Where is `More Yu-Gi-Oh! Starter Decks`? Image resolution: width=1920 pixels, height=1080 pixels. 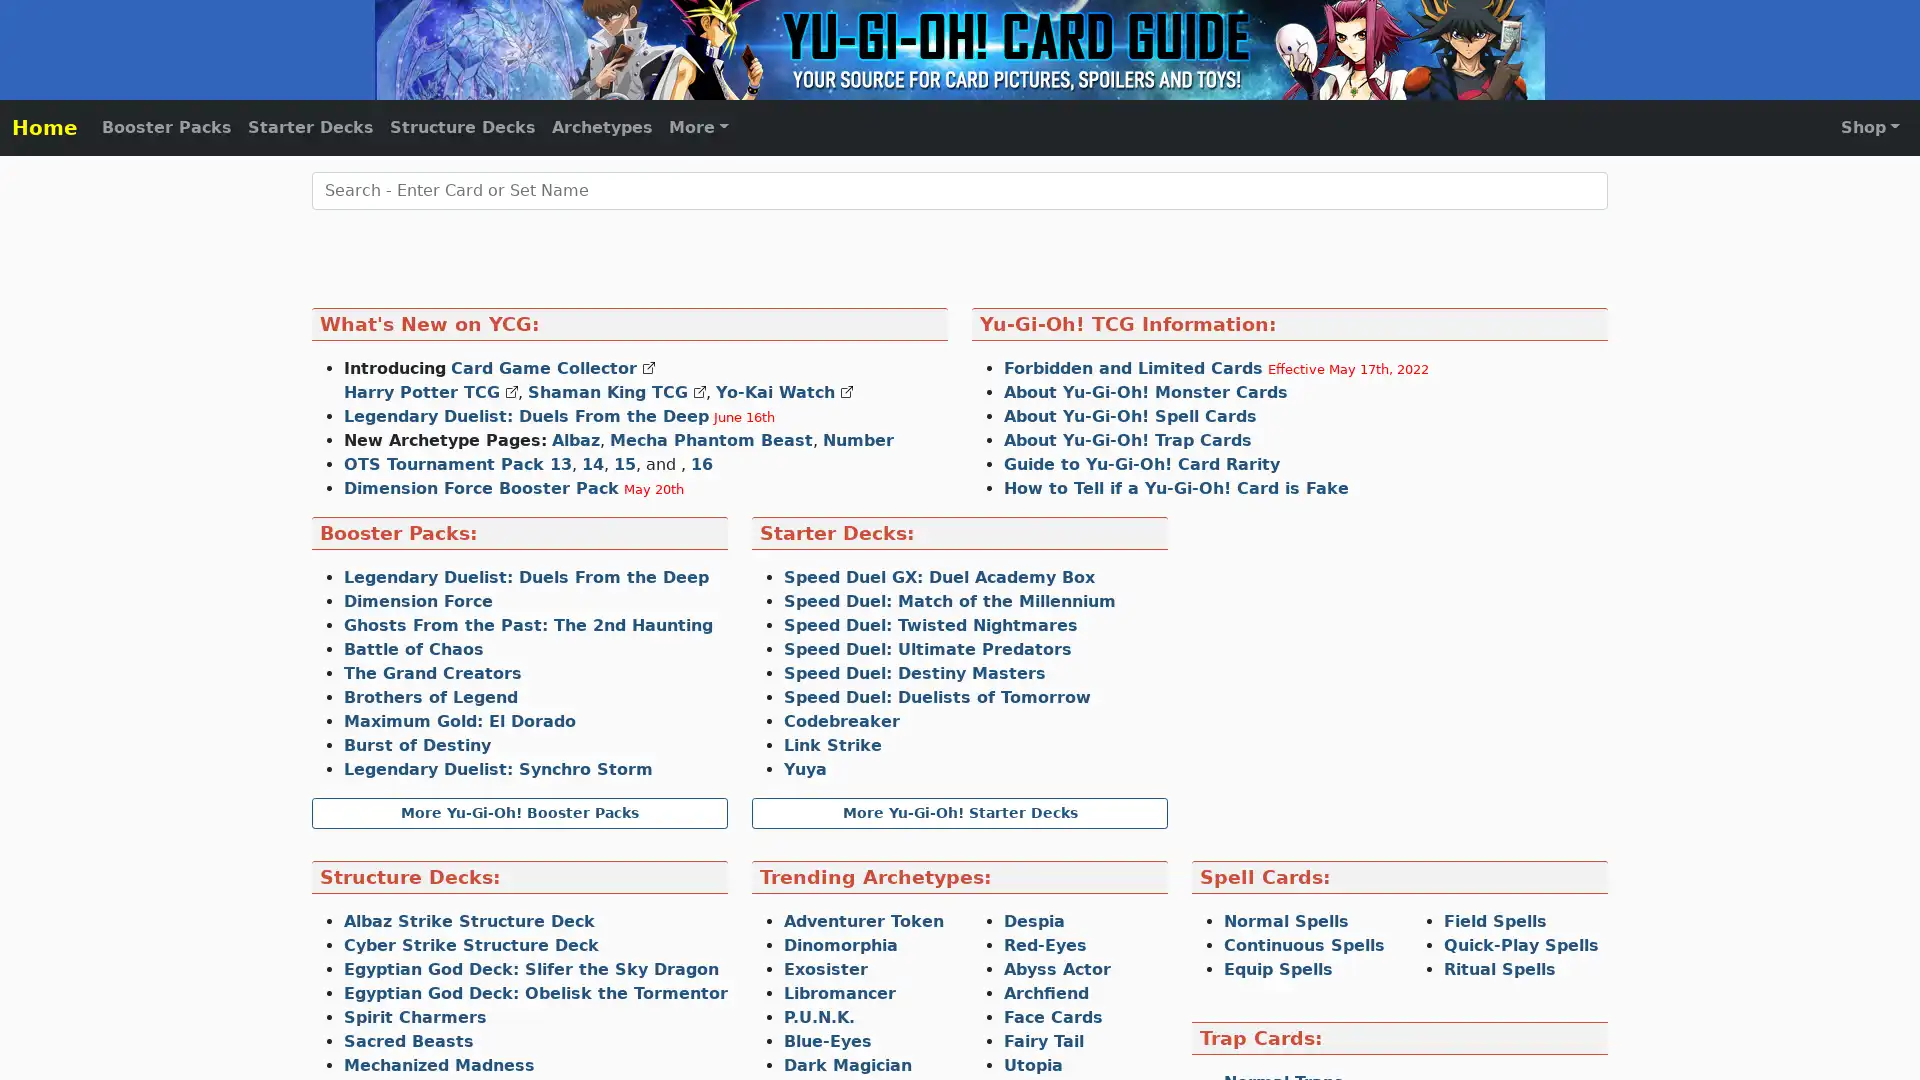
More Yu-Gi-Oh! Starter Decks is located at coordinates (960, 813).